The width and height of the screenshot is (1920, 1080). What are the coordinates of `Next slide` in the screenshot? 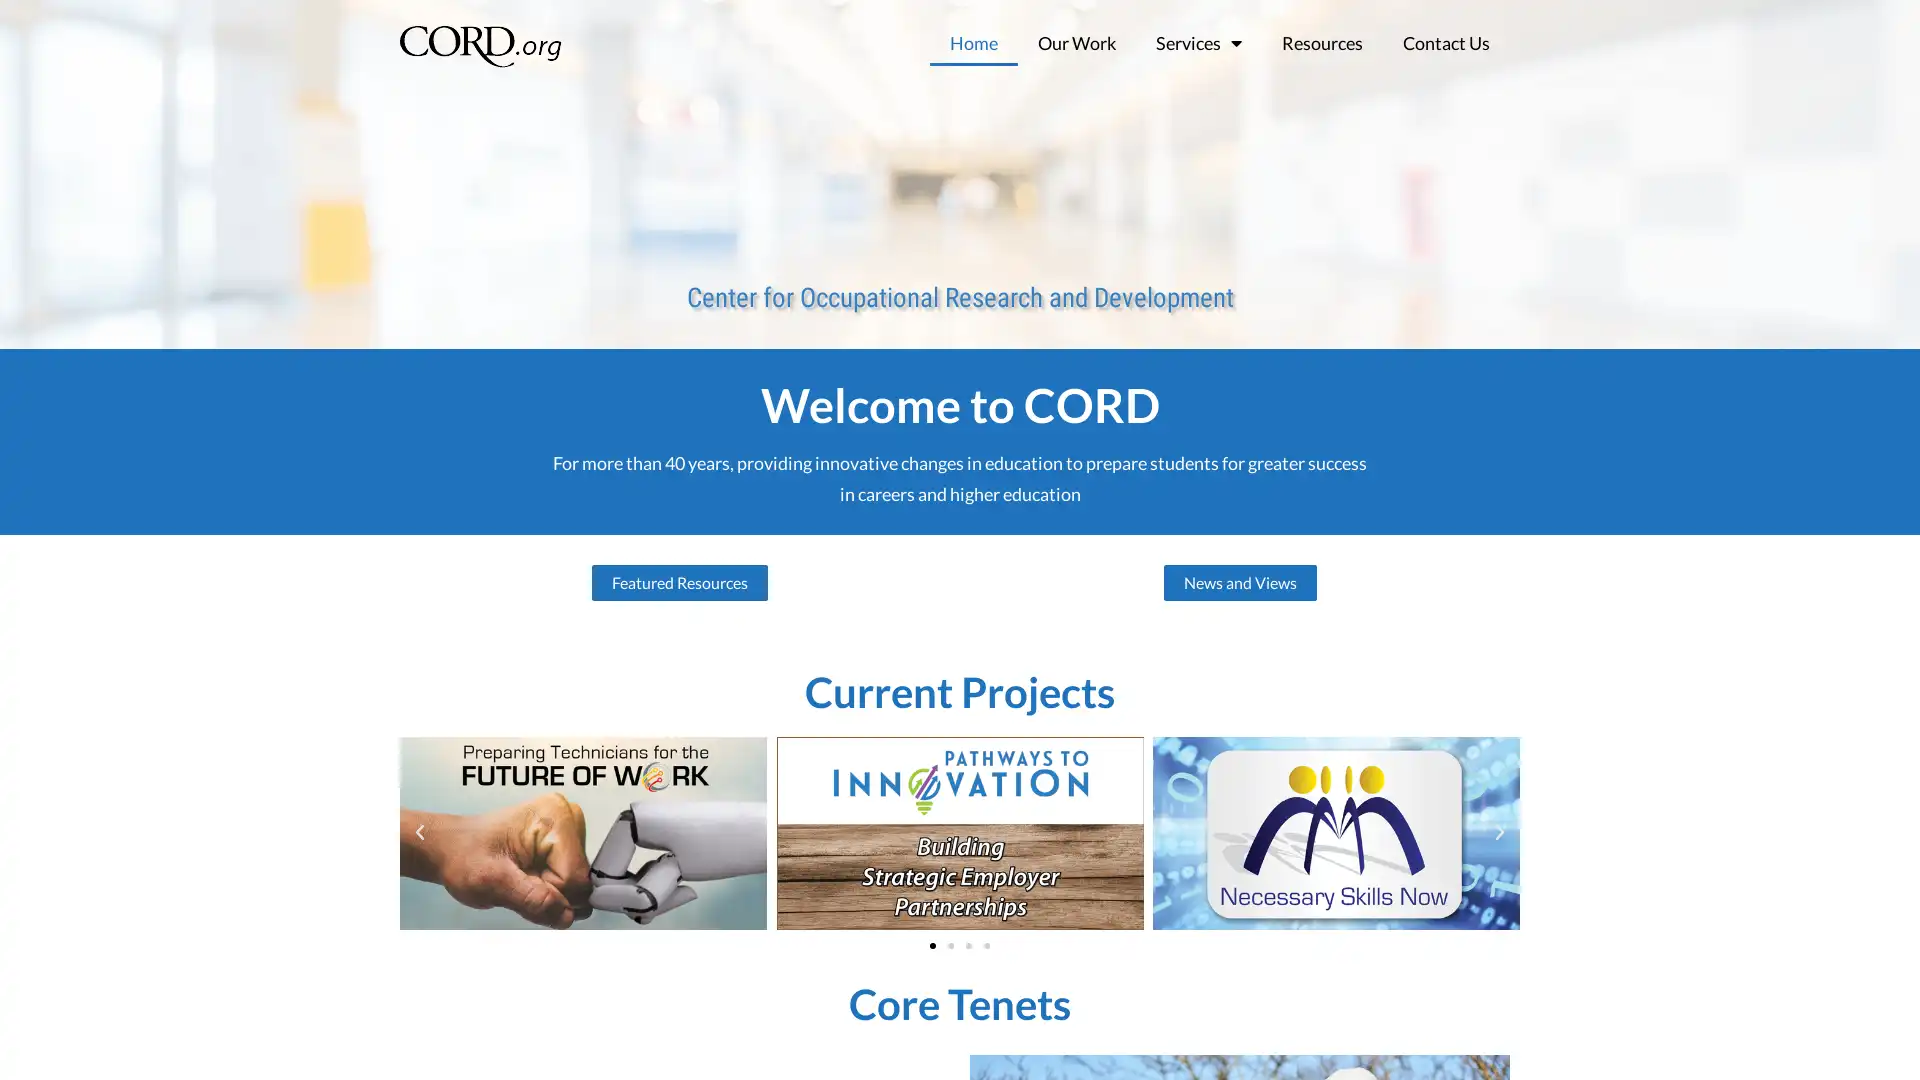 It's located at (1499, 832).